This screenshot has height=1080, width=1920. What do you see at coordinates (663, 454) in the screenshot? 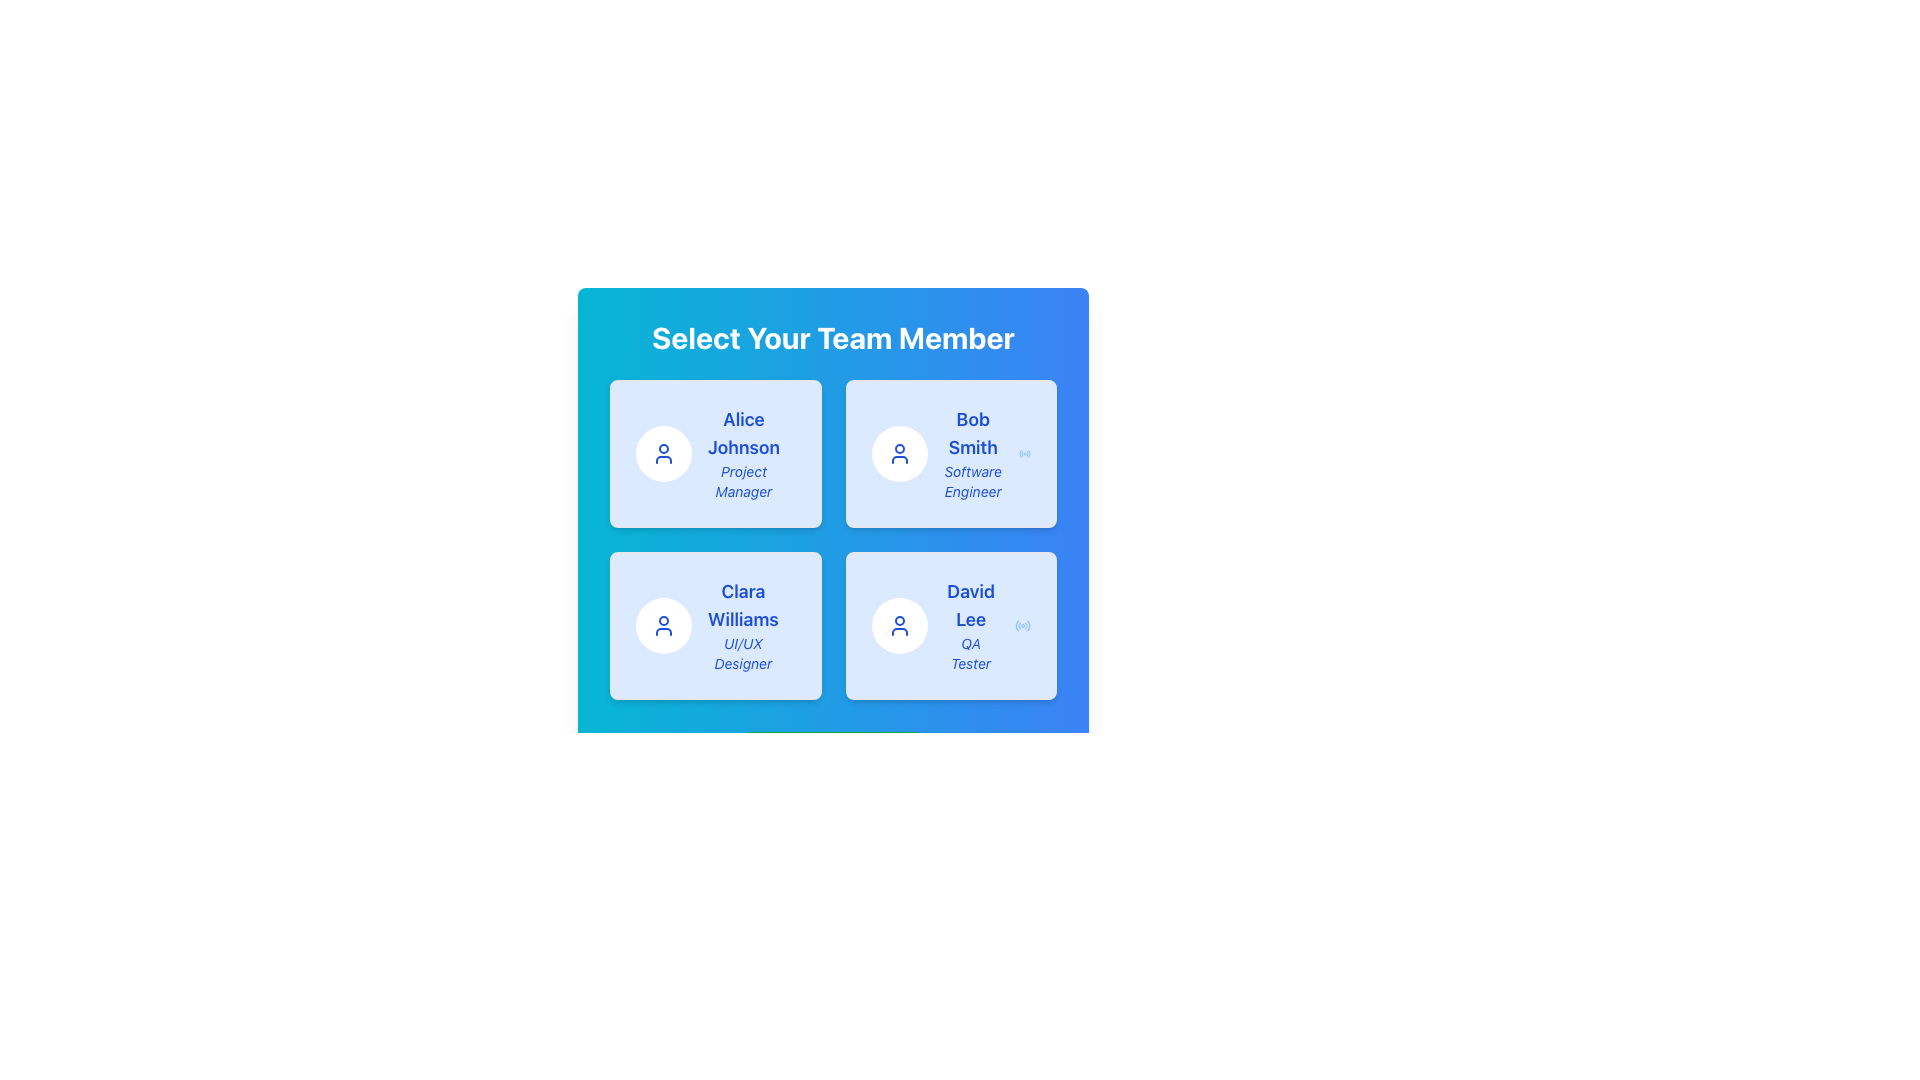
I see `the Avatar Icon representing 'Alice Johnson, Project Manager' located in the top-left position of the user selection area` at bounding box center [663, 454].